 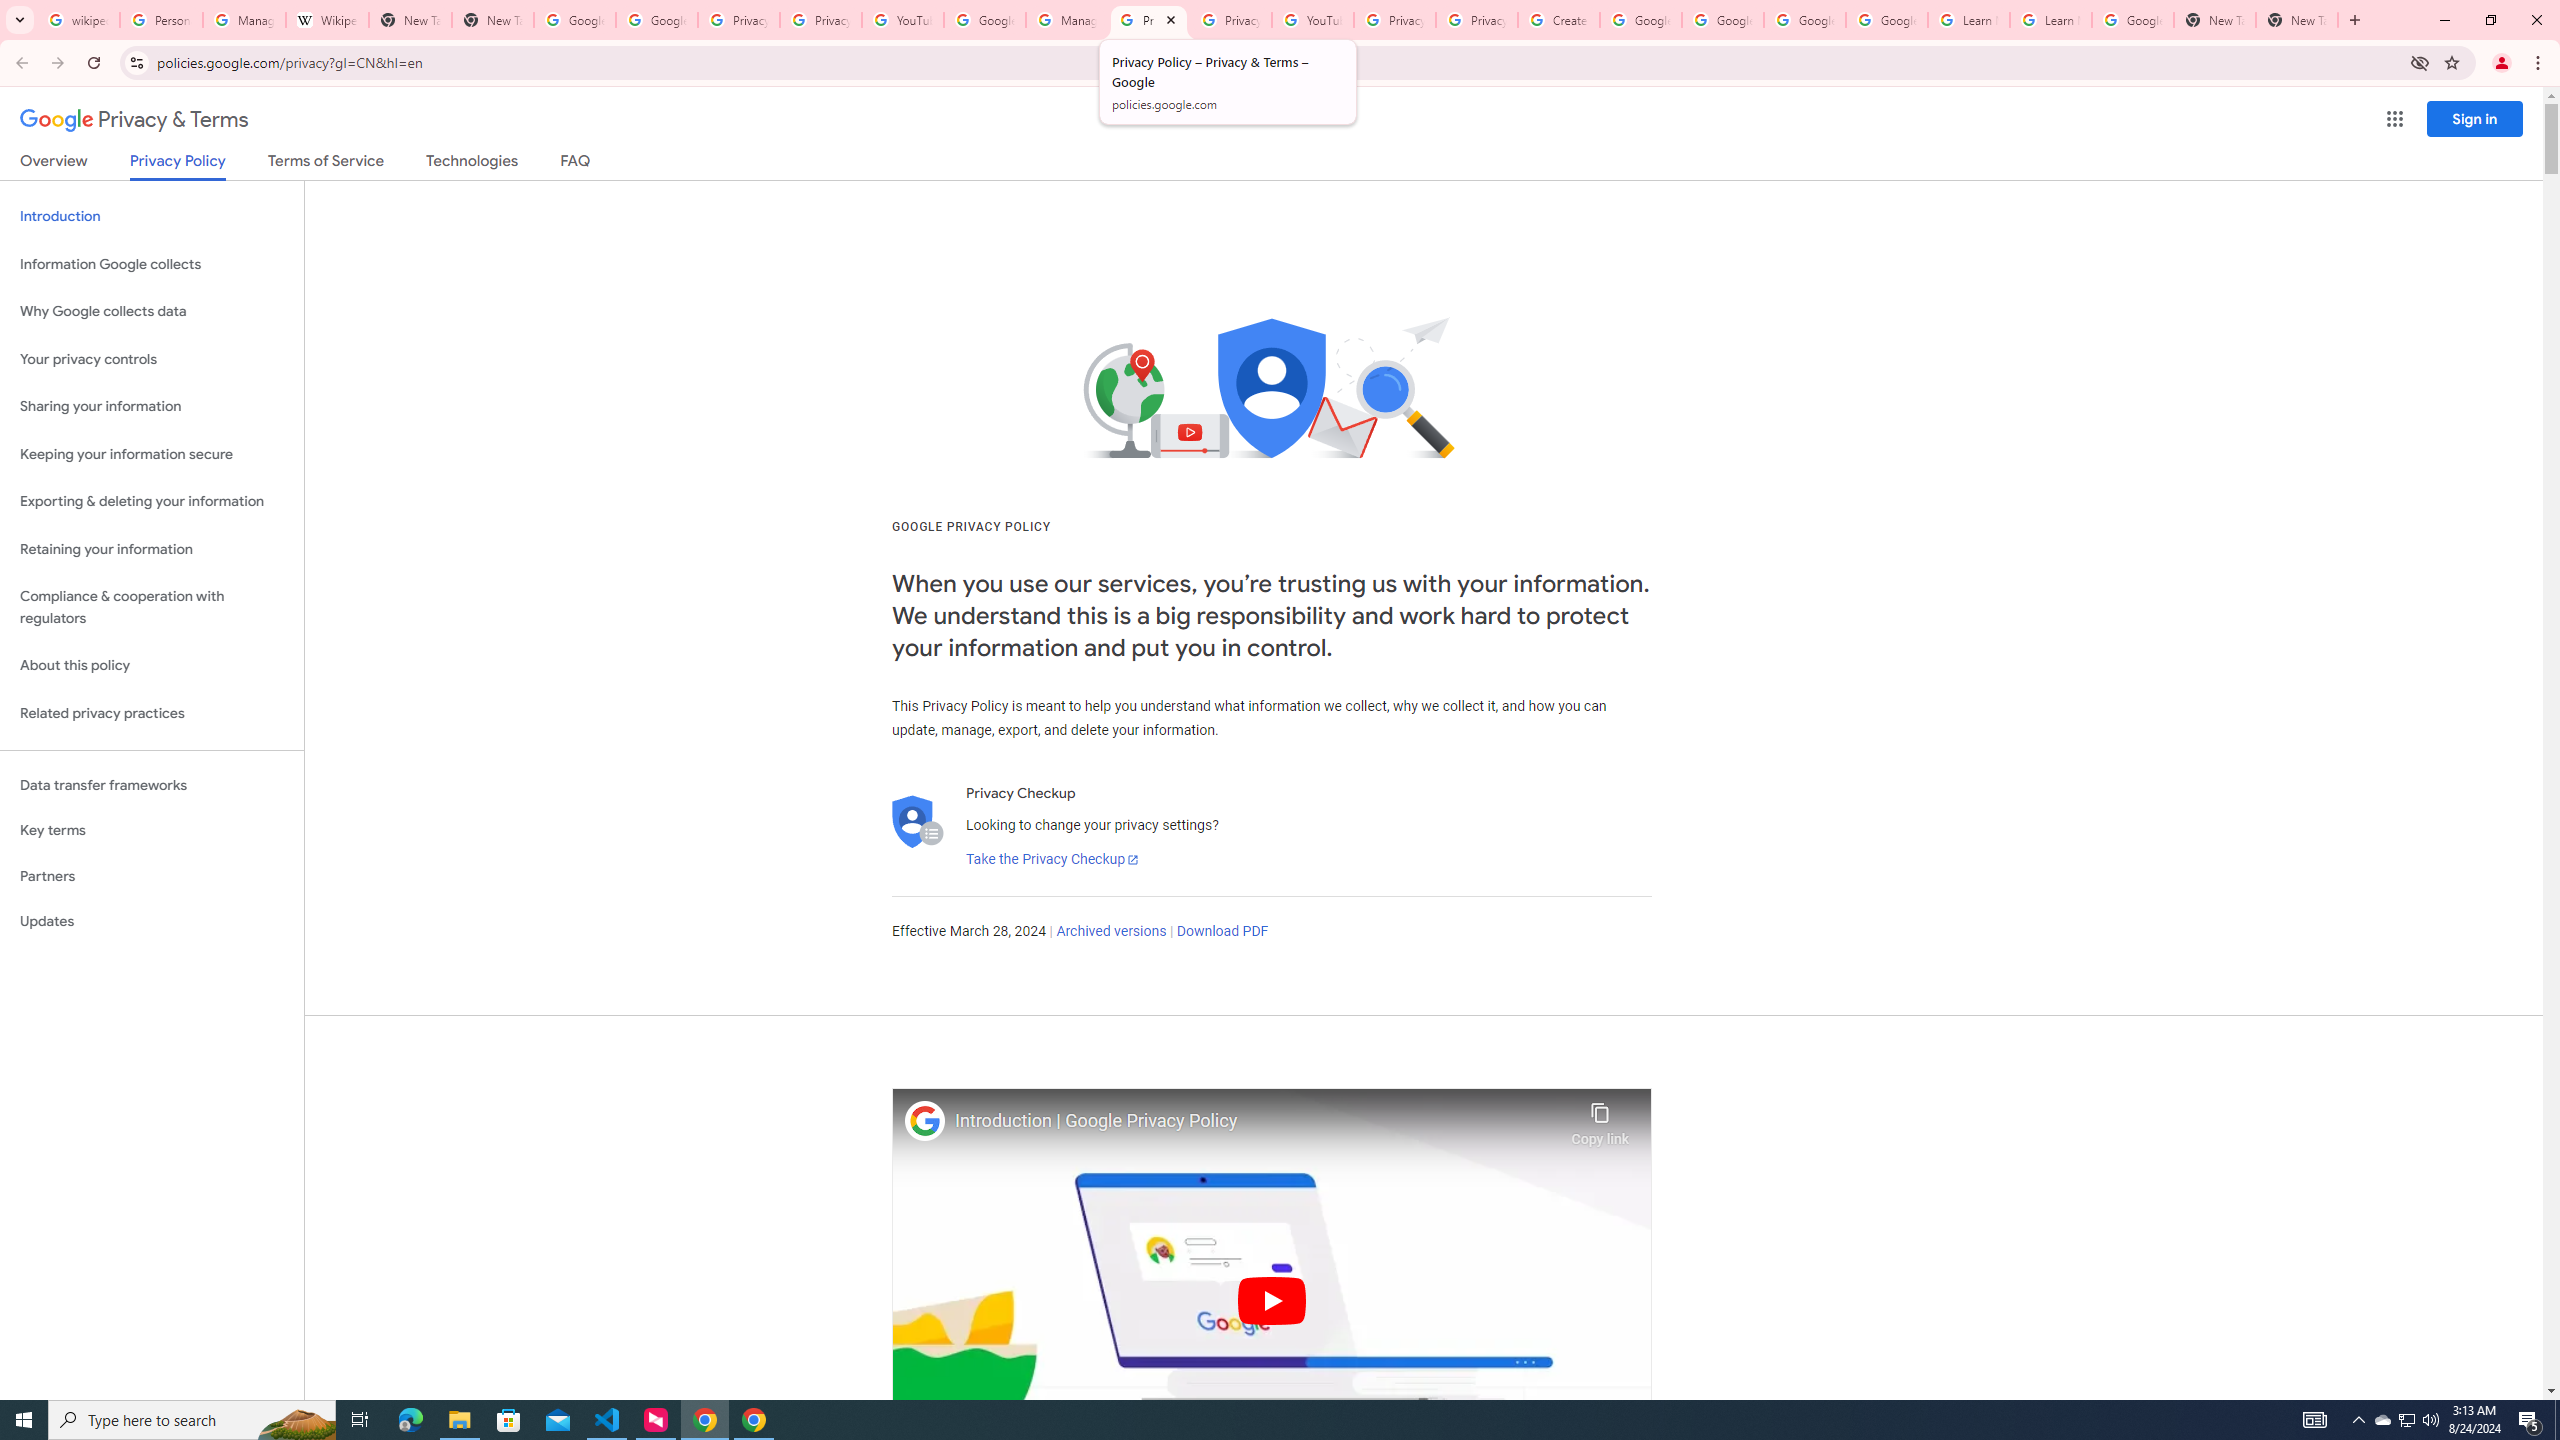 What do you see at coordinates (925, 1119) in the screenshot?
I see `'Photo image of Google'` at bounding box center [925, 1119].